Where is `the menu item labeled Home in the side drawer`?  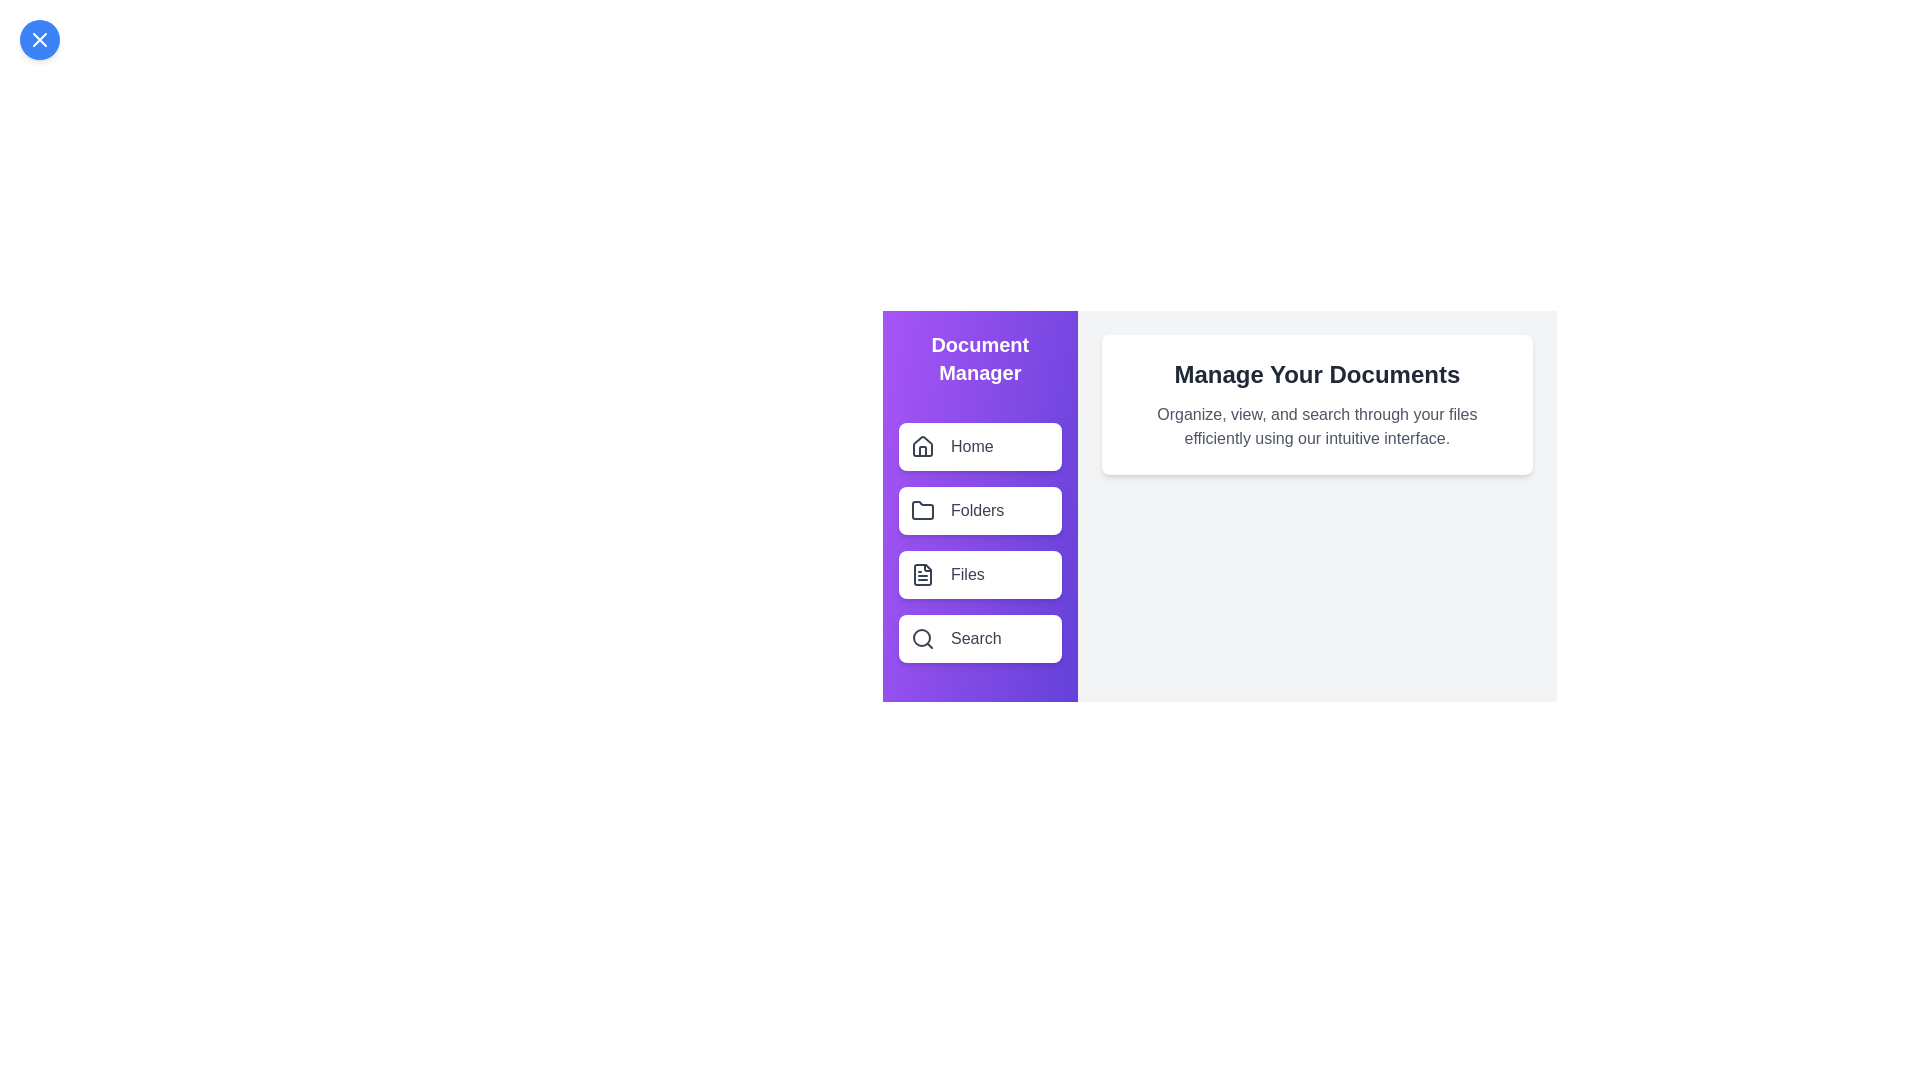 the menu item labeled Home in the side drawer is located at coordinates (979, 446).